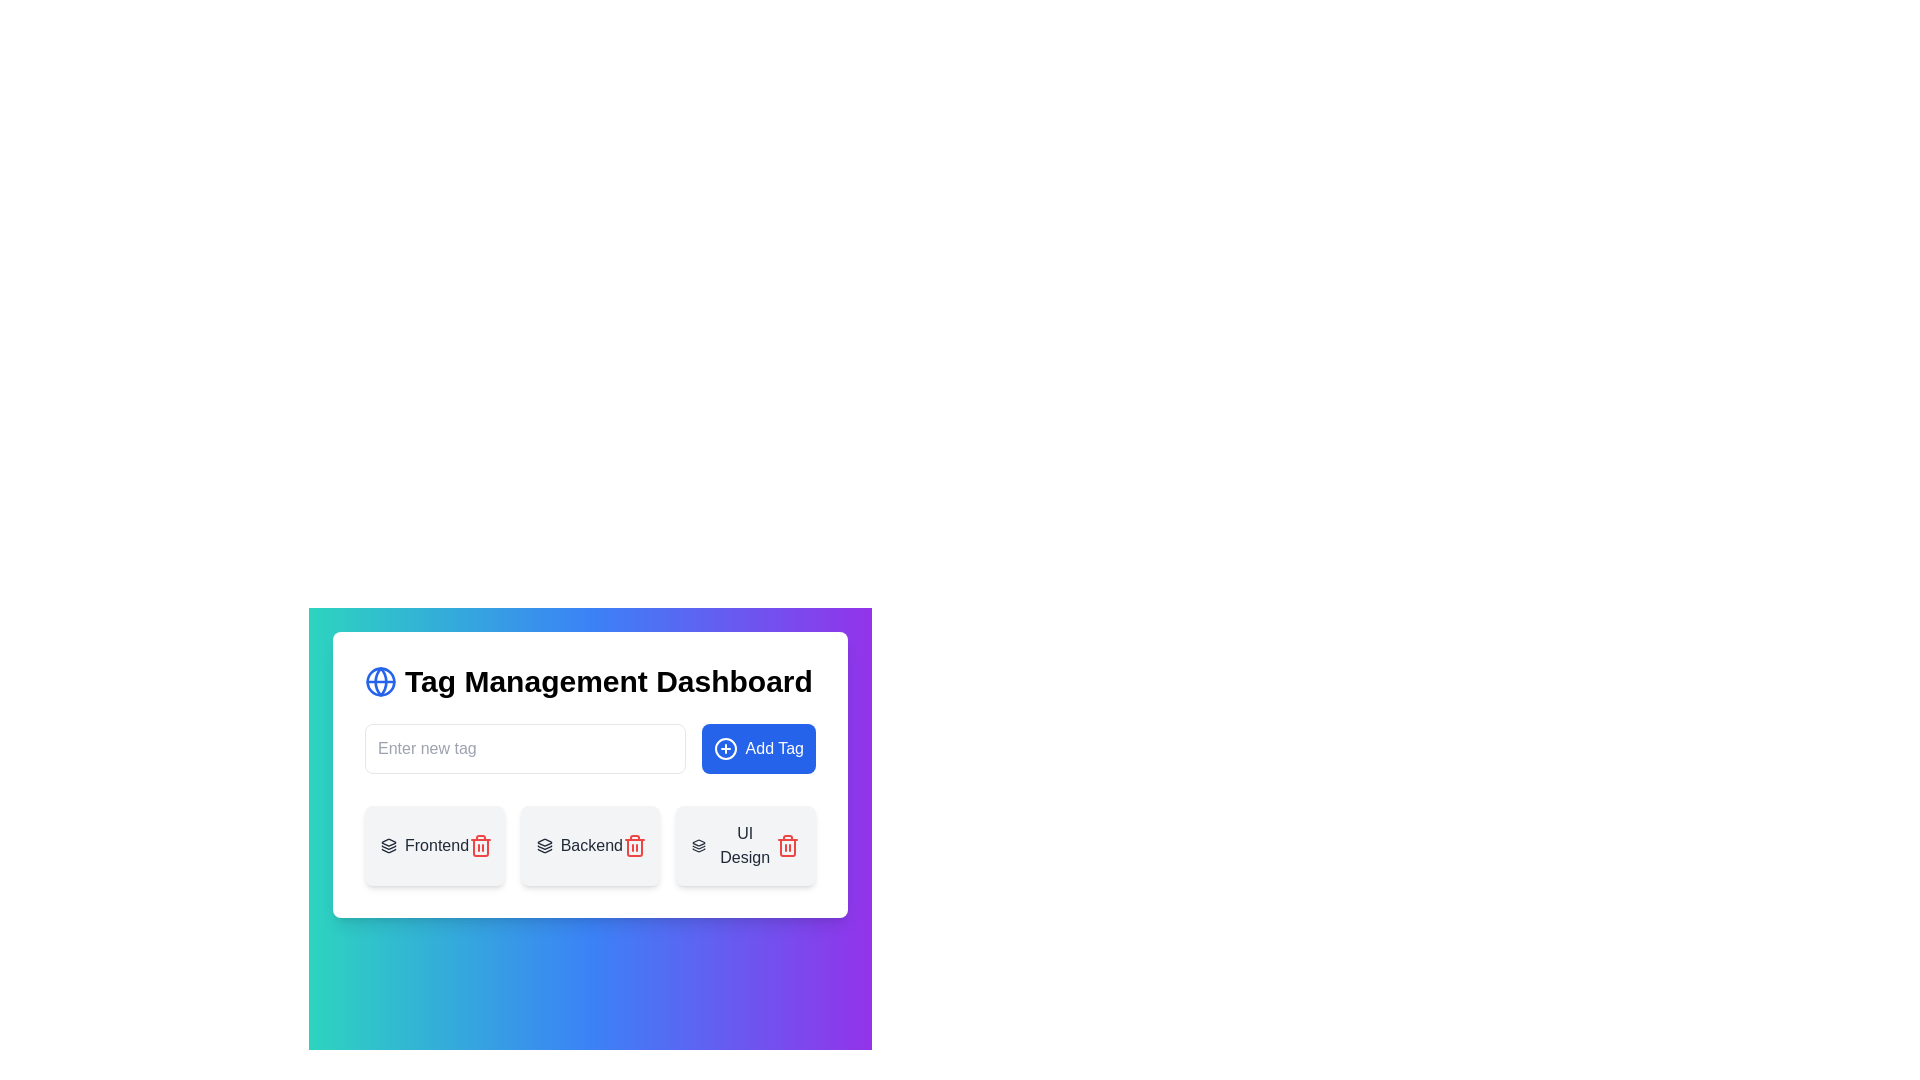  Describe the element at coordinates (388, 845) in the screenshot. I see `the layers icon, which consists of three staggered rectangles stacked vertically, located to the left of the 'Frontend' text label` at that location.